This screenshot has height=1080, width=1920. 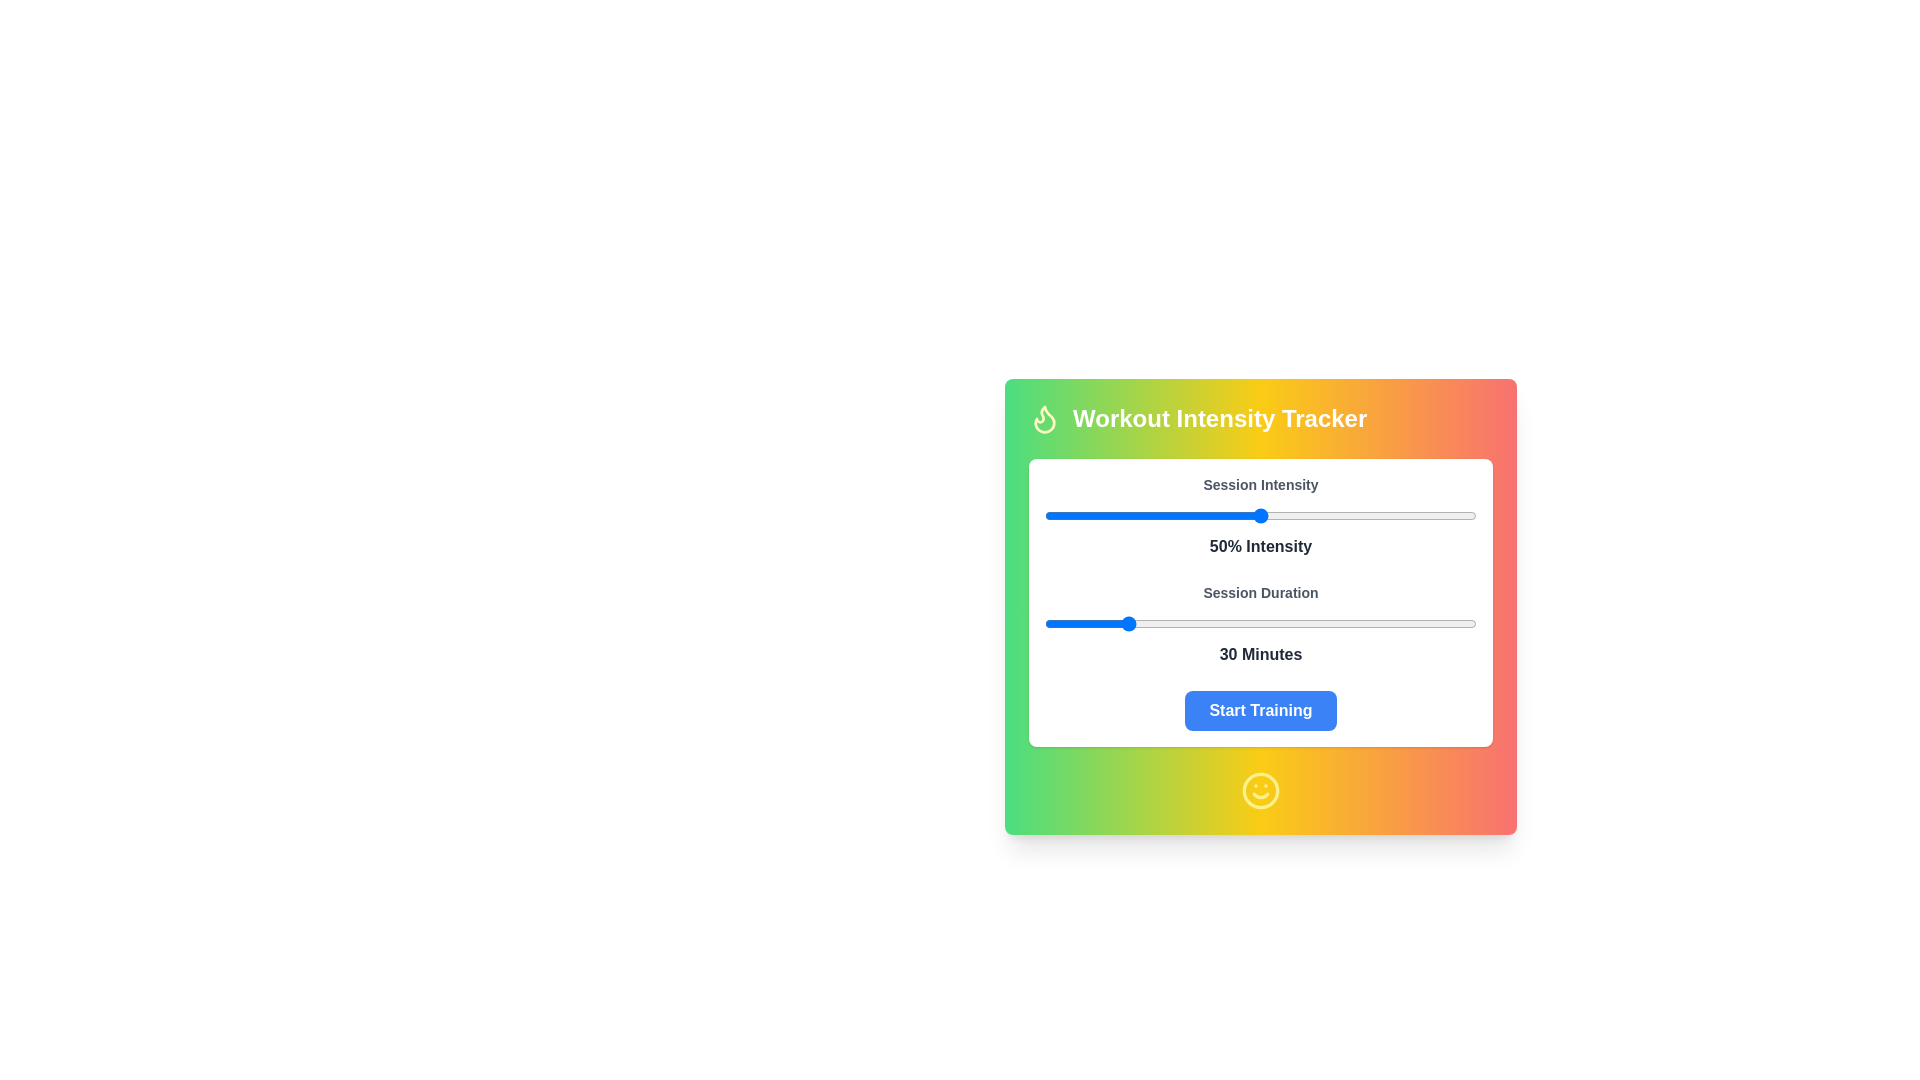 I want to click on the session duration slider to set the duration to 41 minutes, so click(x=1166, y=623).